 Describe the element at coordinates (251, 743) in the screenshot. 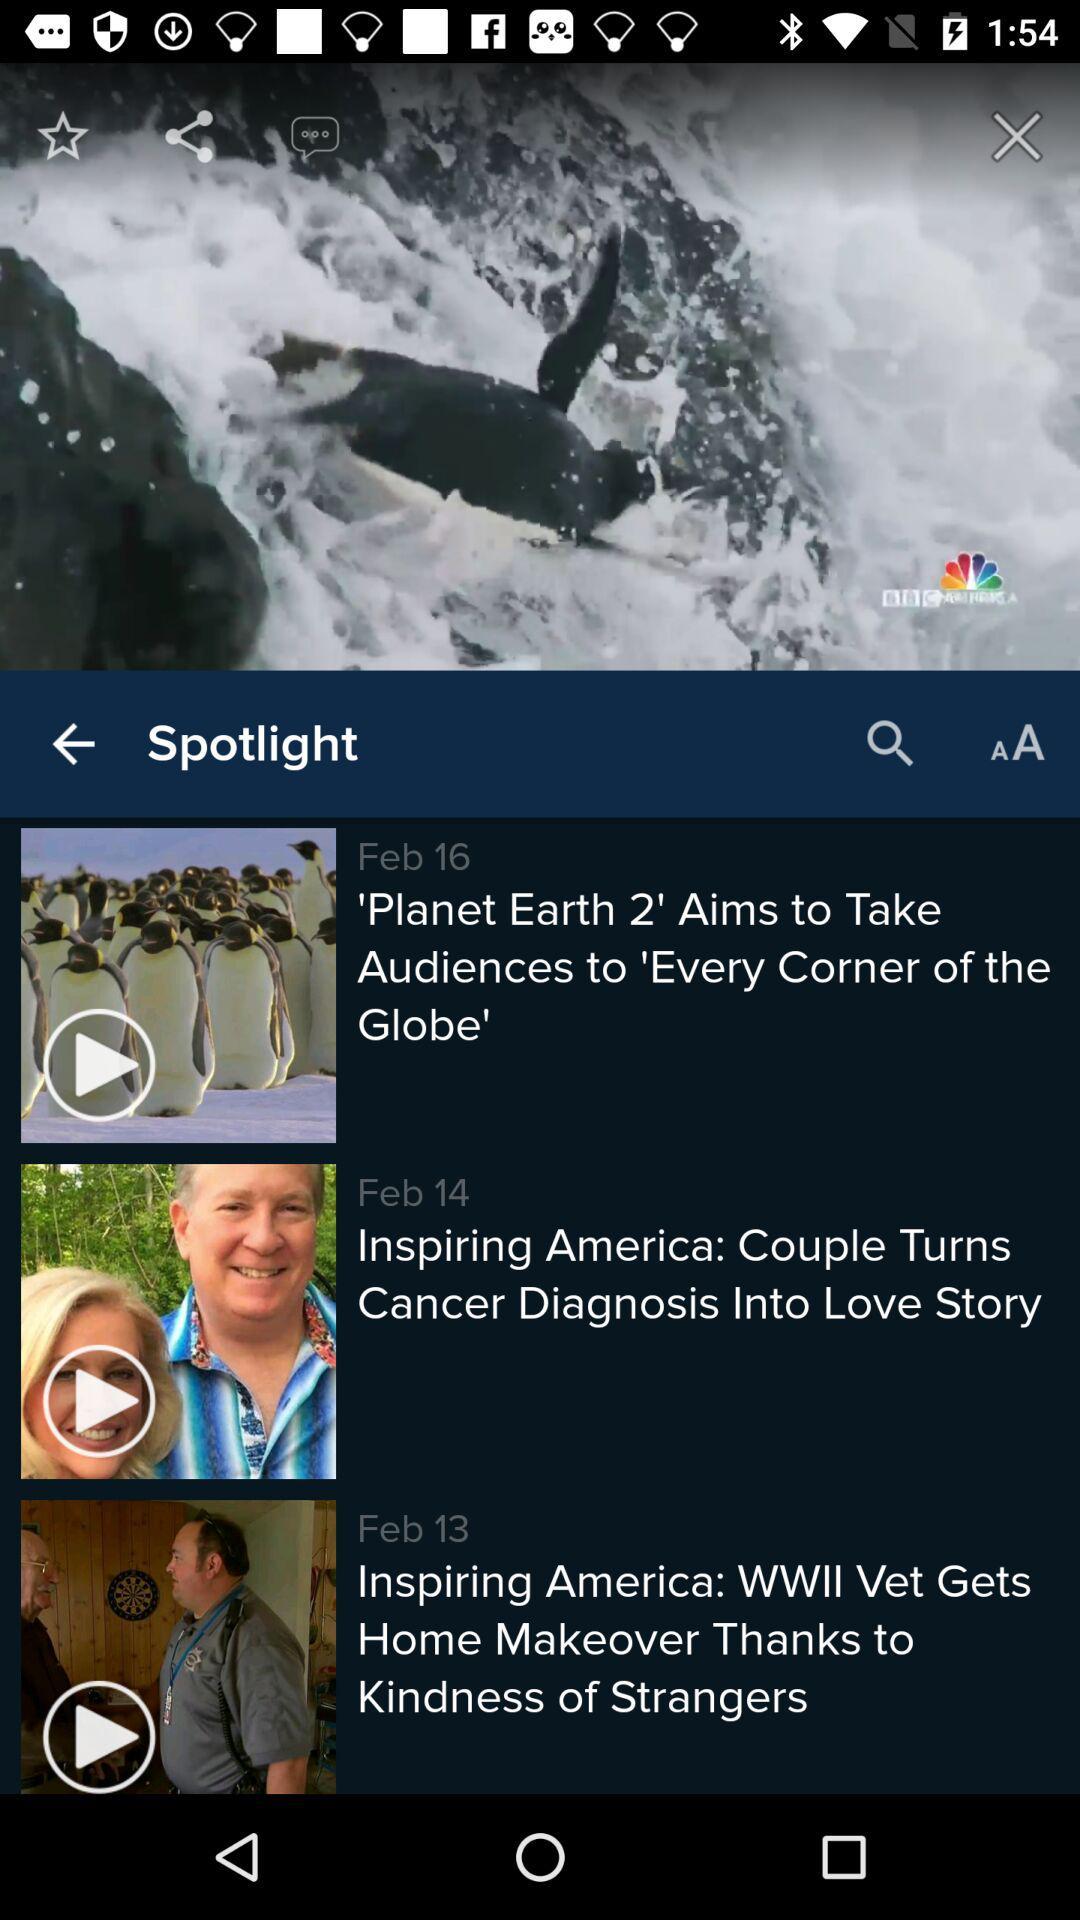

I see `the item to the left of the feb 16 item` at that location.